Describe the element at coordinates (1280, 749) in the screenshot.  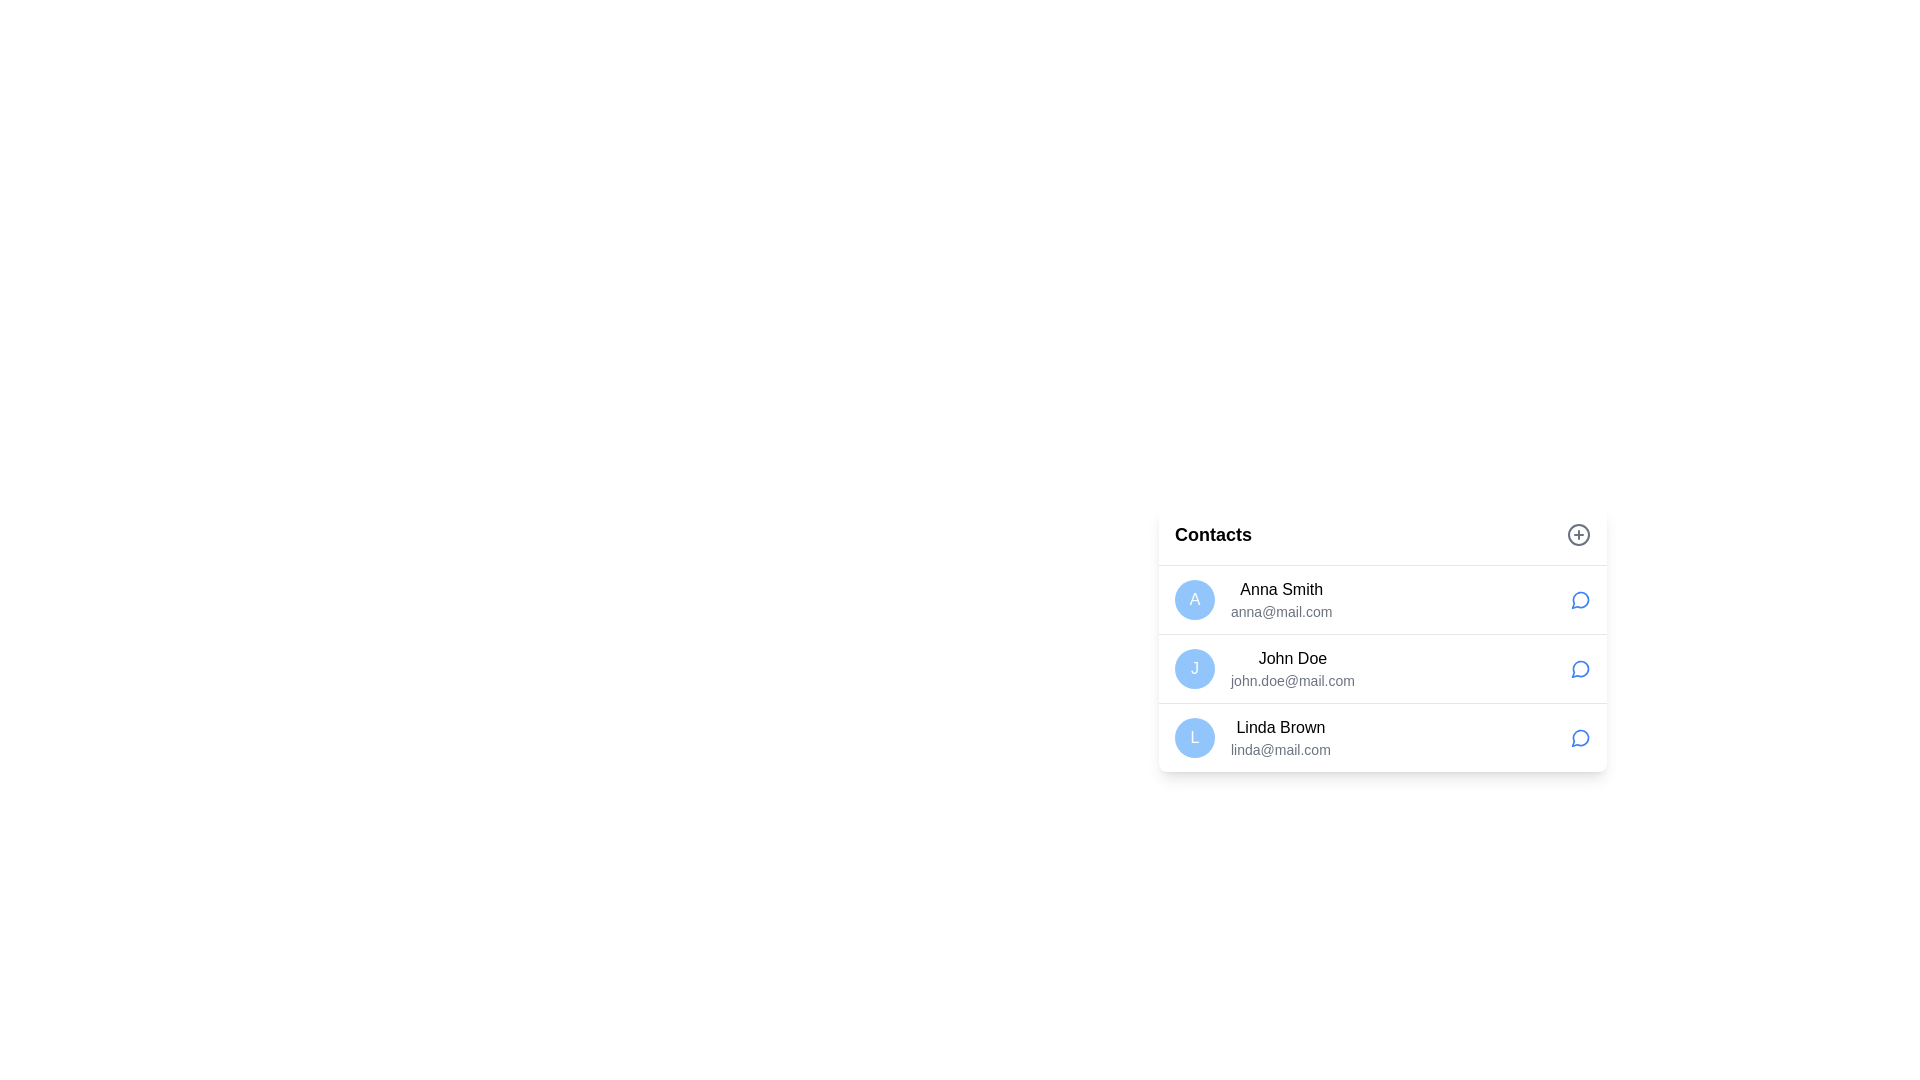
I see `text from the text label displaying 'linda@mail.com', which is positioned below the bold name 'Linda Brown' in the contact list` at that location.